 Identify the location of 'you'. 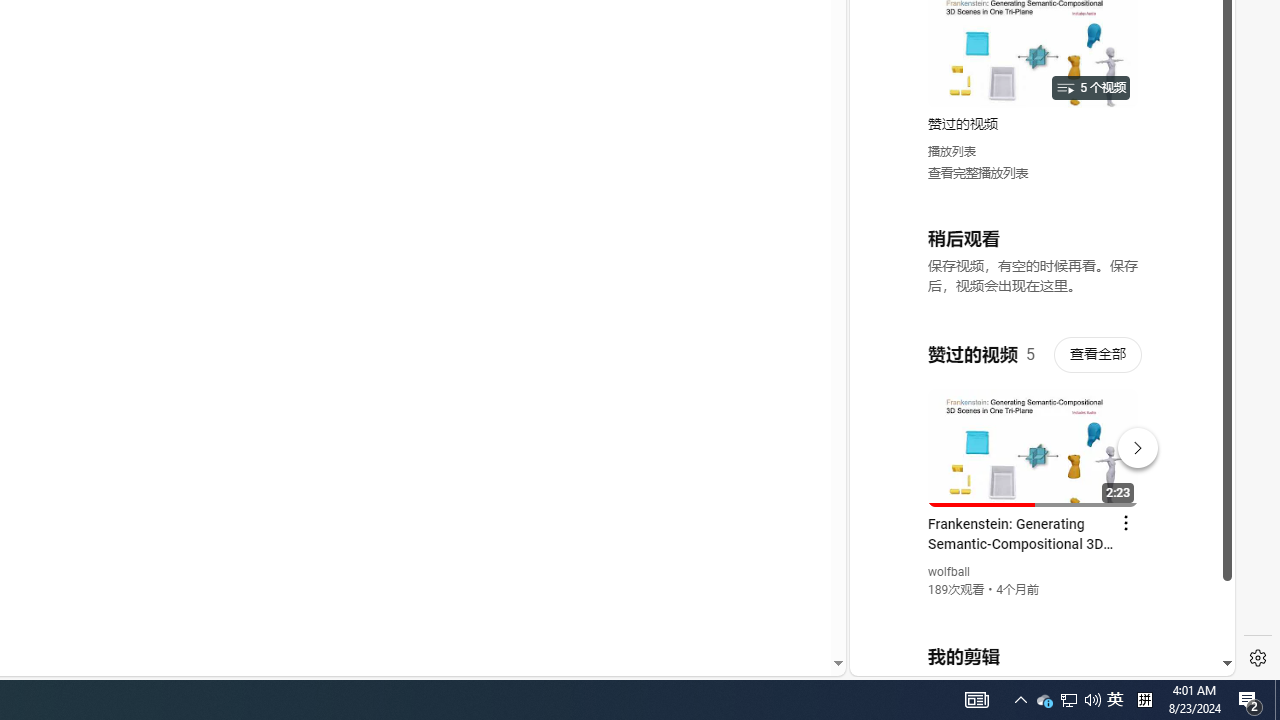
(1034, 608).